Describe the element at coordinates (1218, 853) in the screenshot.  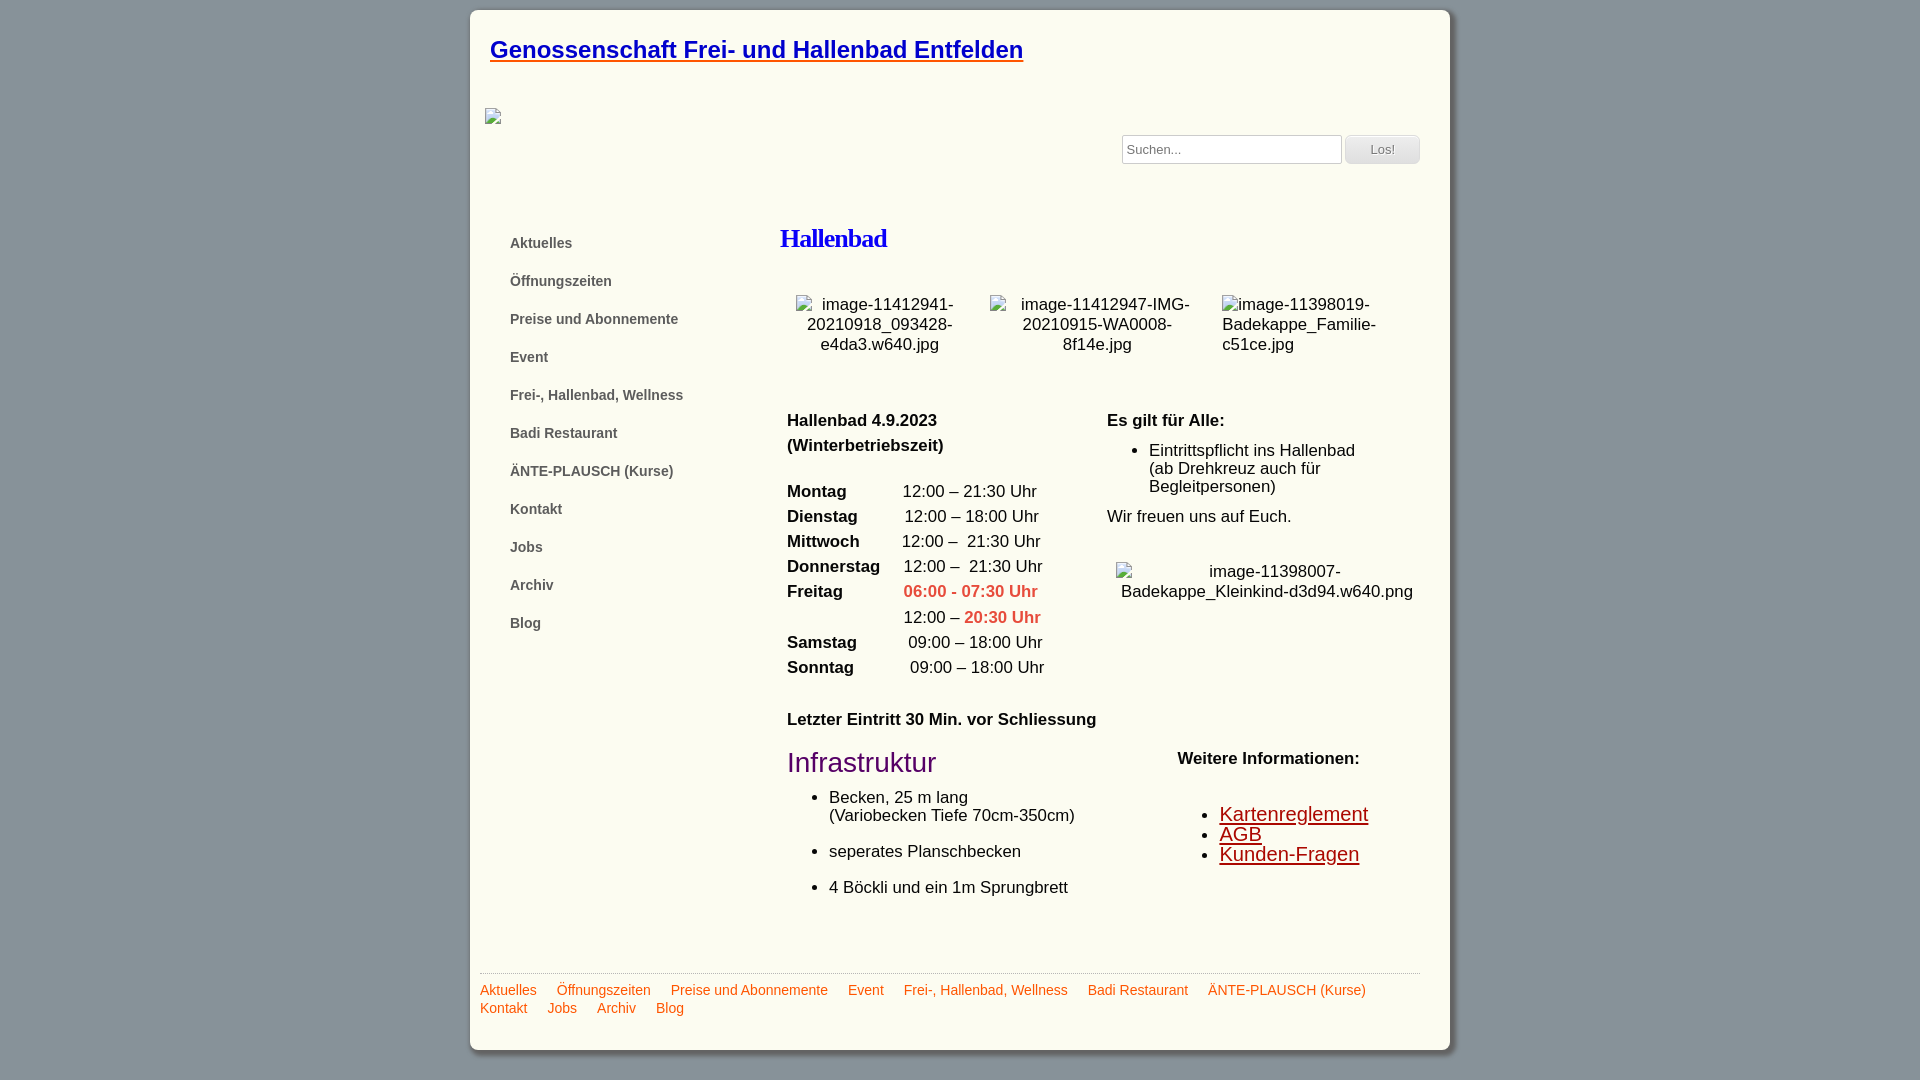
I see `'Kunden-Fragen'` at that location.